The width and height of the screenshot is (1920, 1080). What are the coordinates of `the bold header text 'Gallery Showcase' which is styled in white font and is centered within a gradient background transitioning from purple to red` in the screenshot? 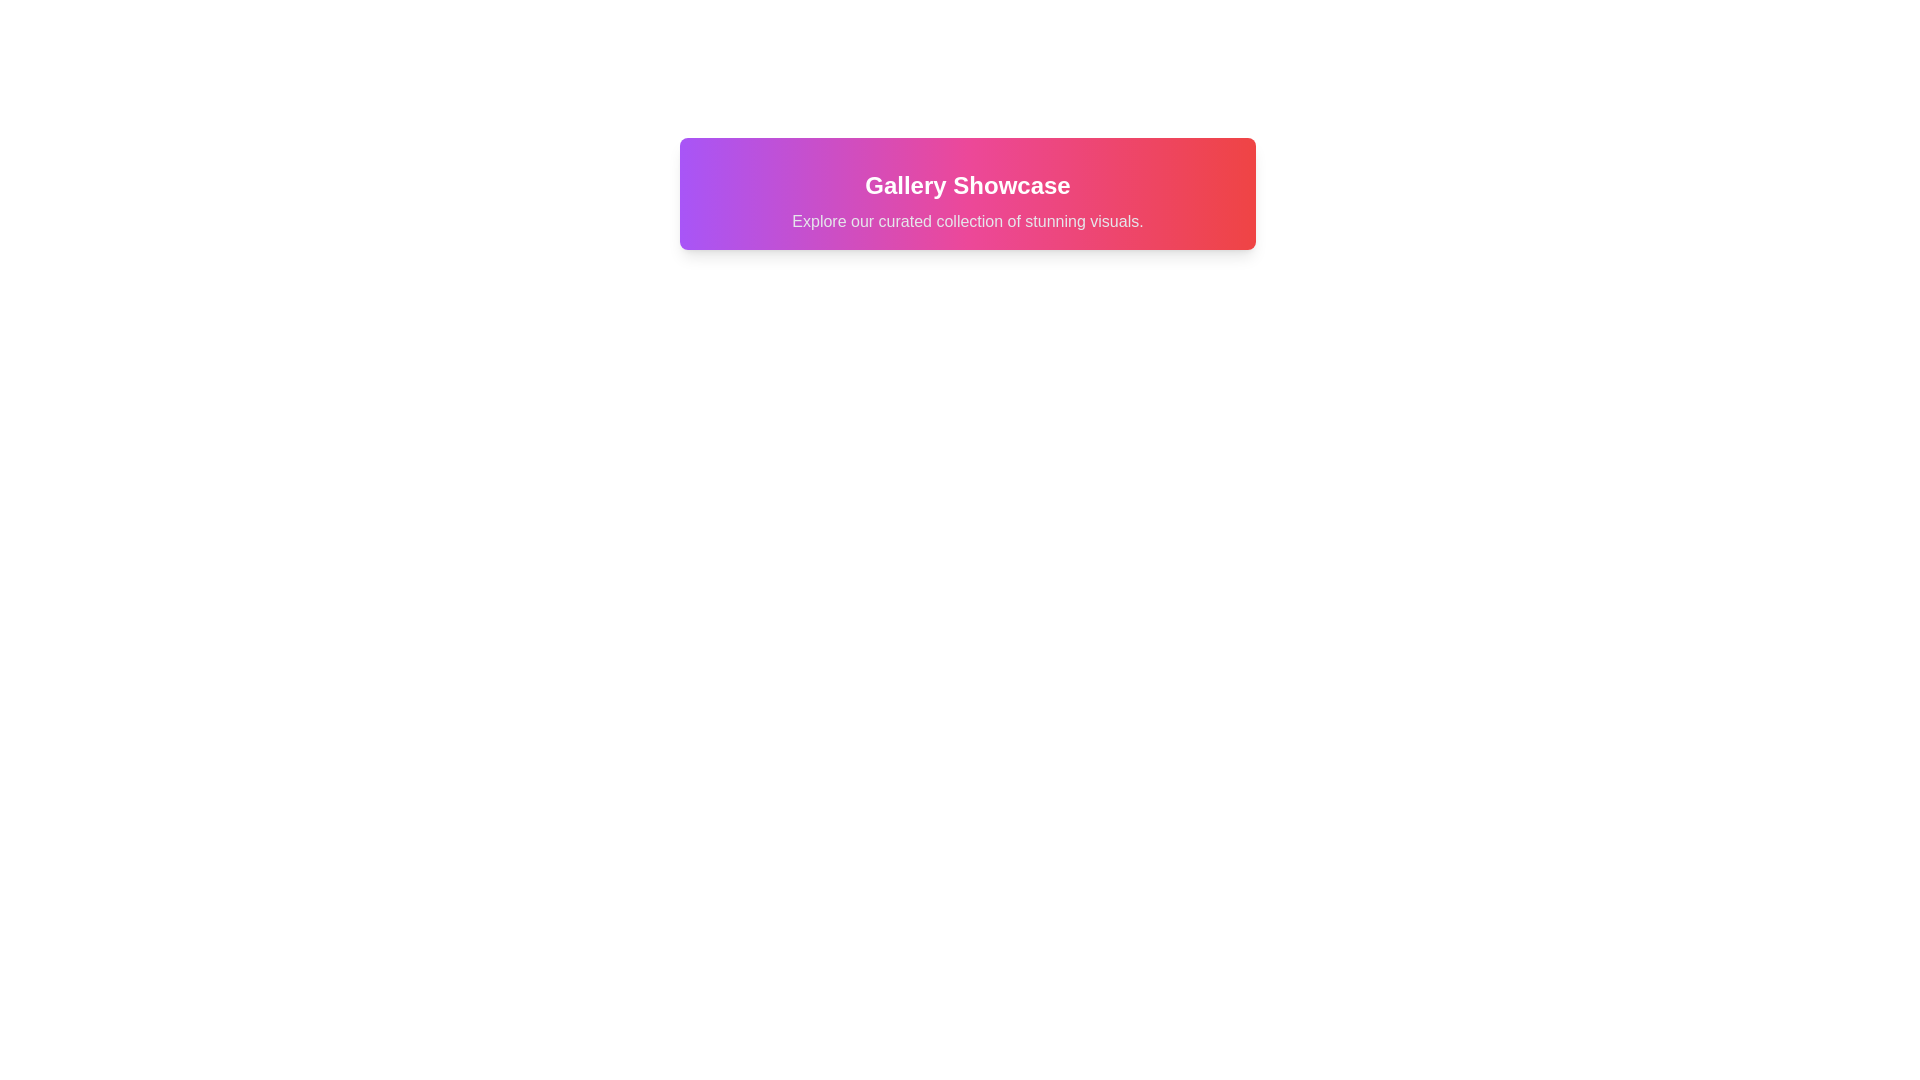 It's located at (968, 185).